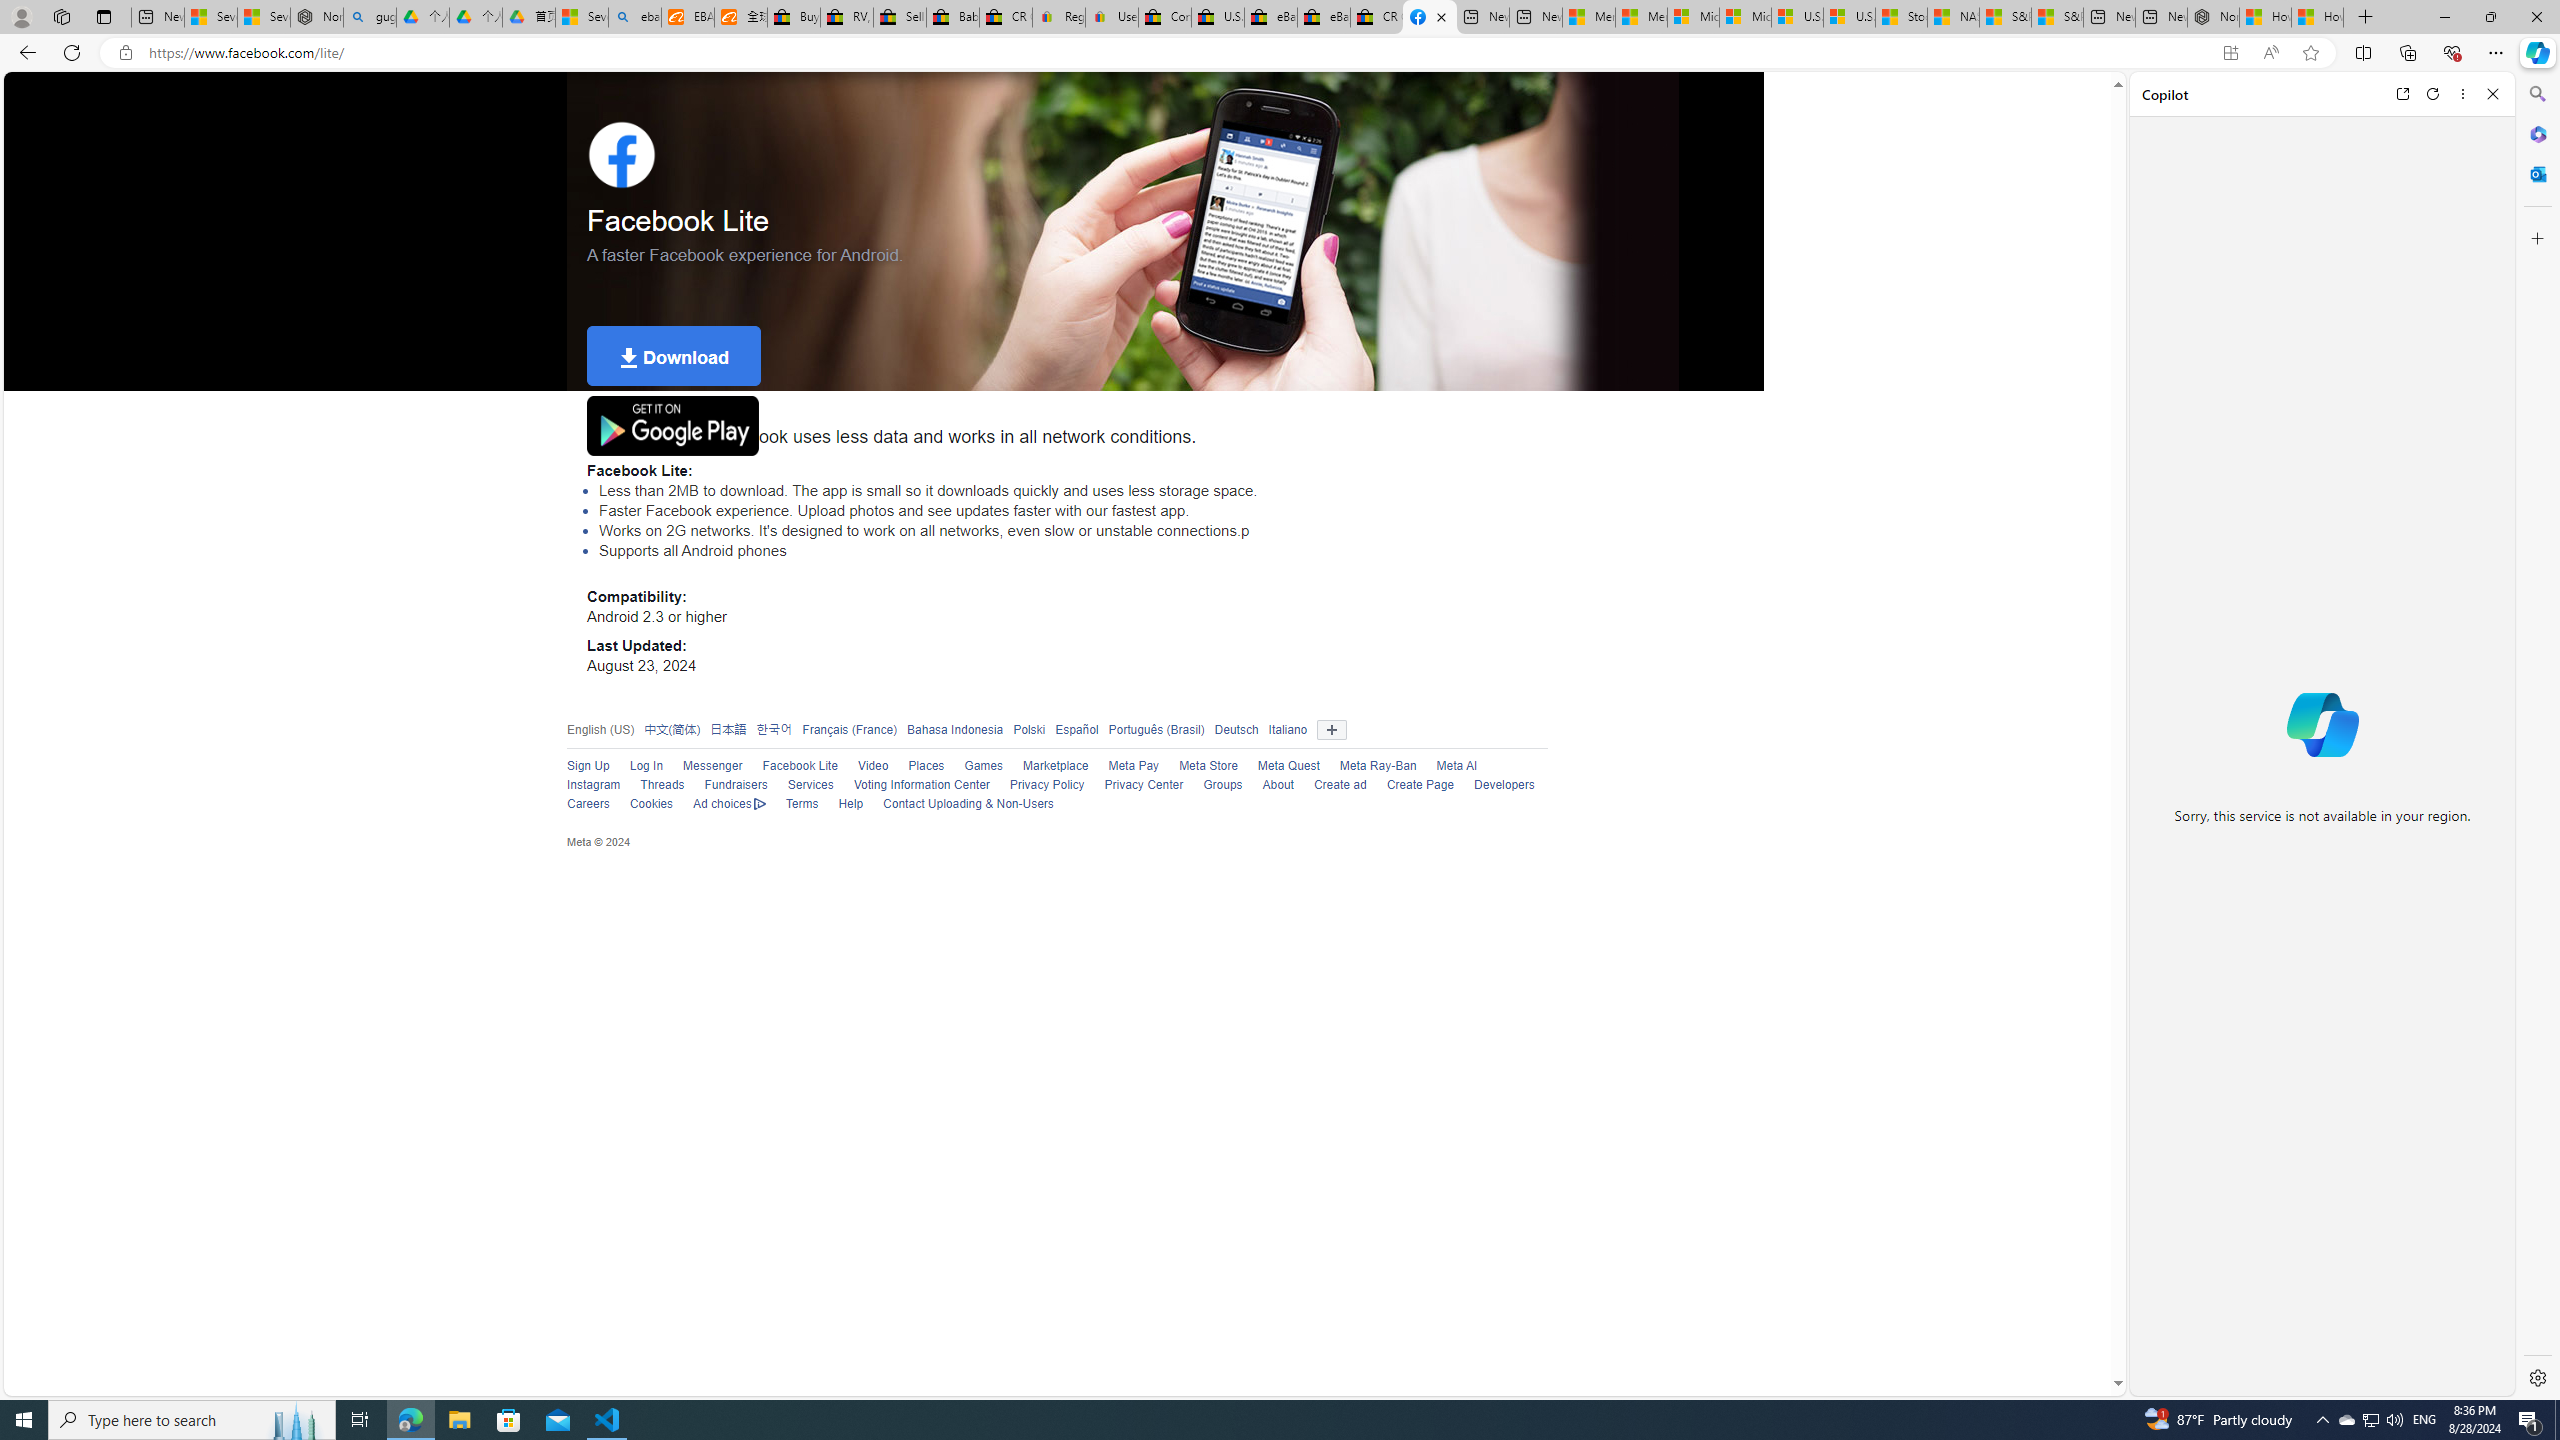  What do you see at coordinates (2055, 16) in the screenshot?
I see `'S&P 500, Nasdaq end lower, weighed by Nvidia dip | Watch'` at bounding box center [2055, 16].